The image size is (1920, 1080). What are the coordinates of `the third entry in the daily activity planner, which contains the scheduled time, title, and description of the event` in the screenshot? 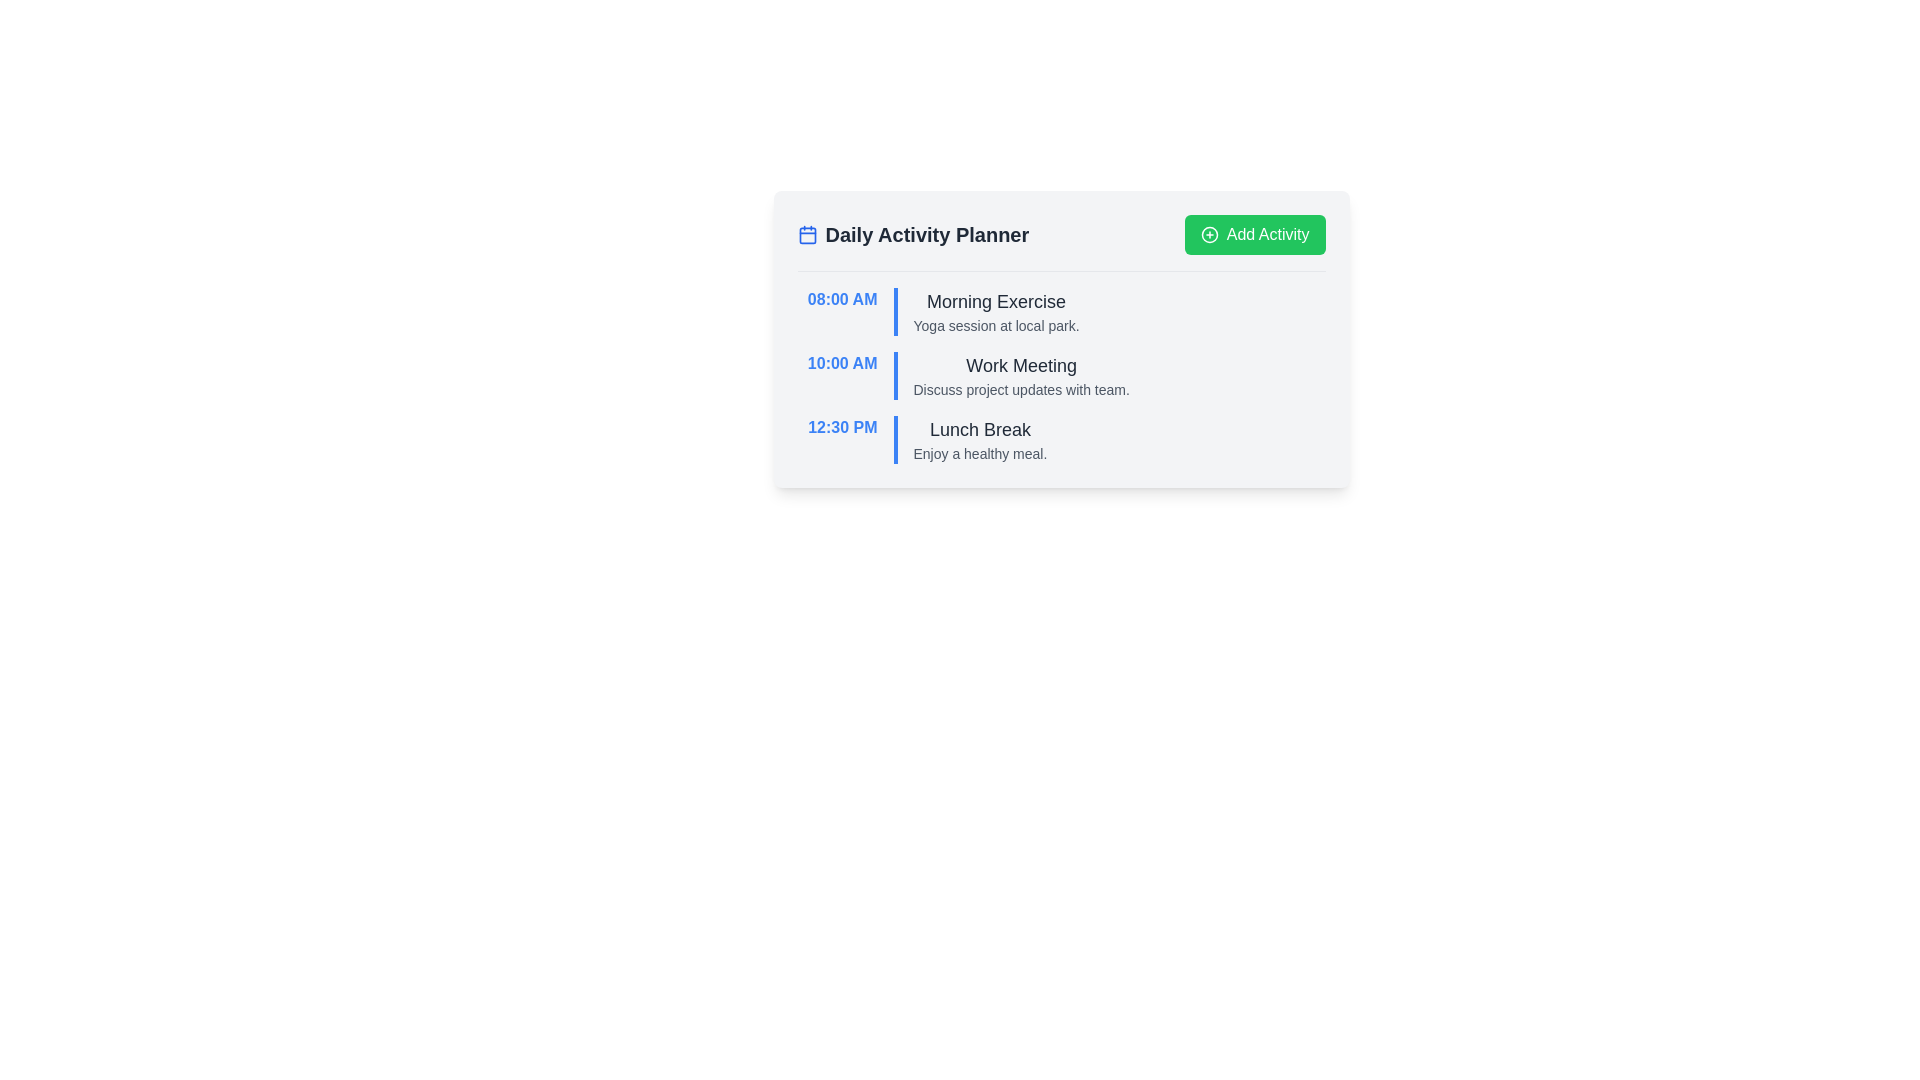 It's located at (1060, 438).